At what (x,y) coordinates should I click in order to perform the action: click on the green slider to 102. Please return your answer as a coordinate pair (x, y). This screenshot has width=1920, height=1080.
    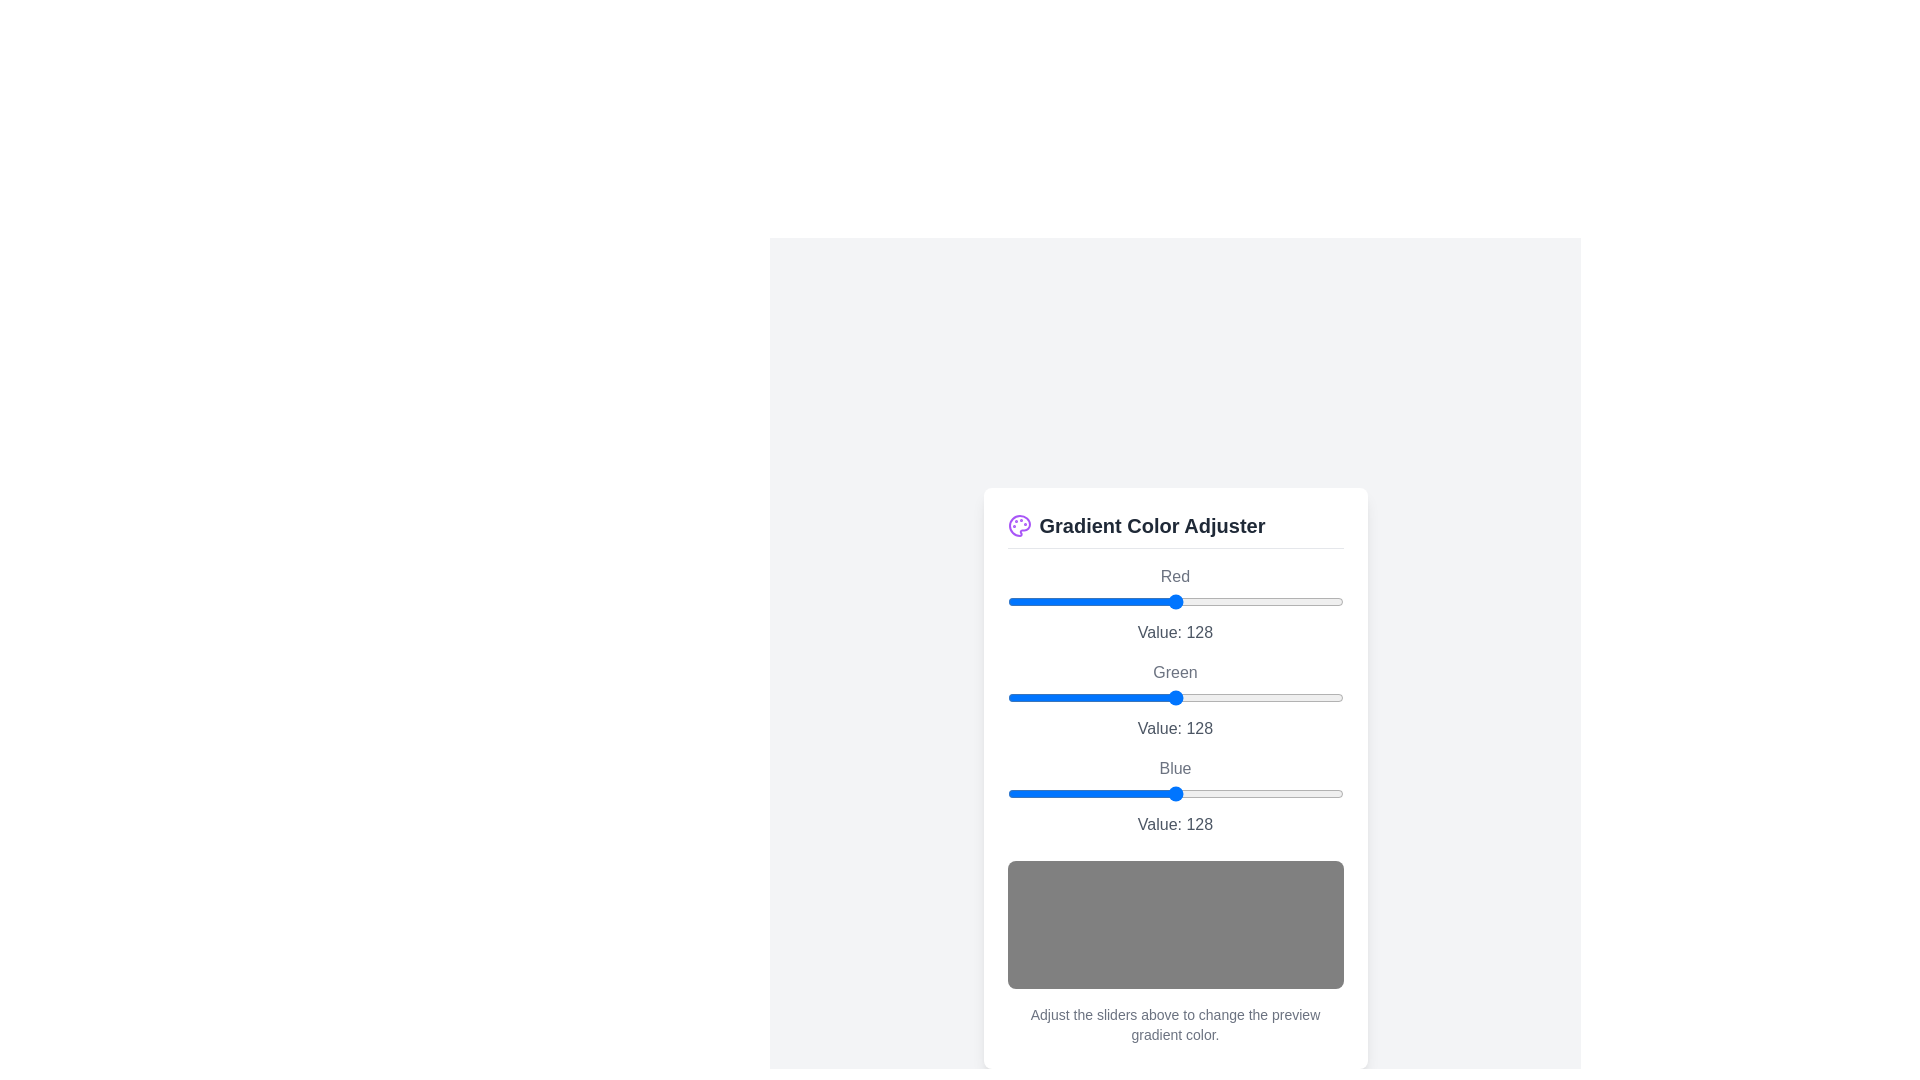
    Looking at the image, I should click on (1141, 696).